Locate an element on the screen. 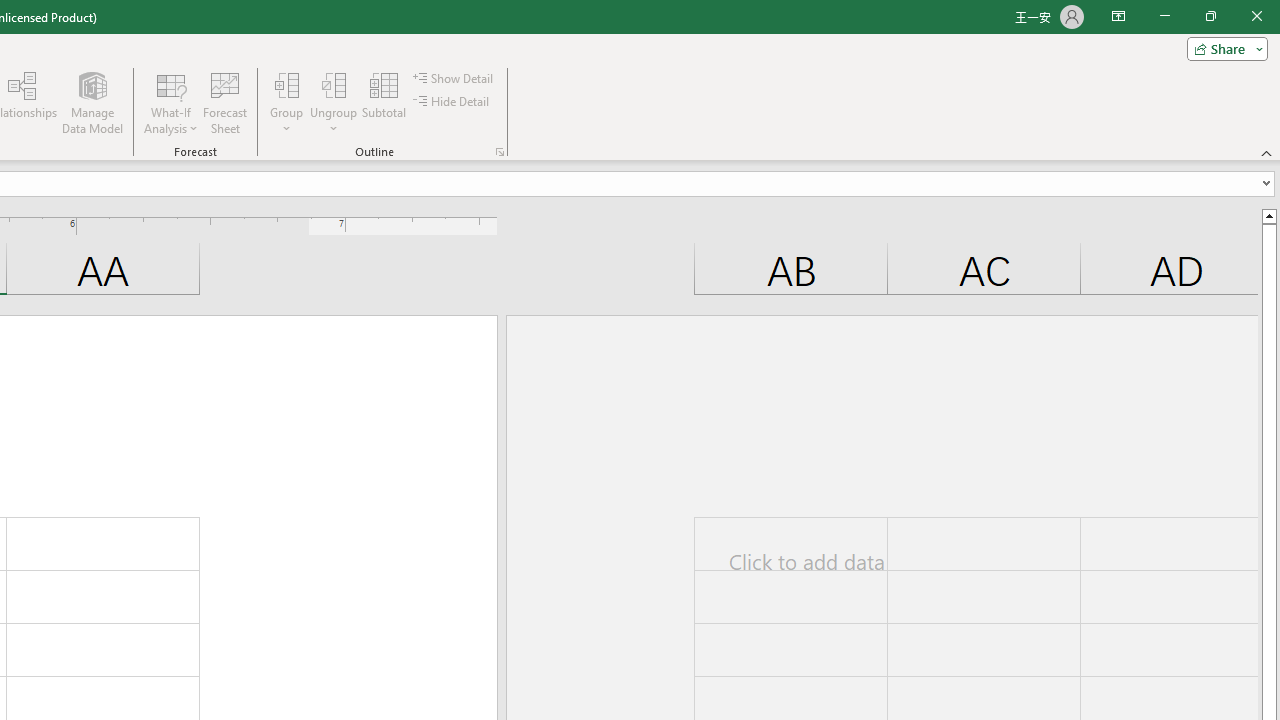  'Group...' is located at coordinates (286, 103).